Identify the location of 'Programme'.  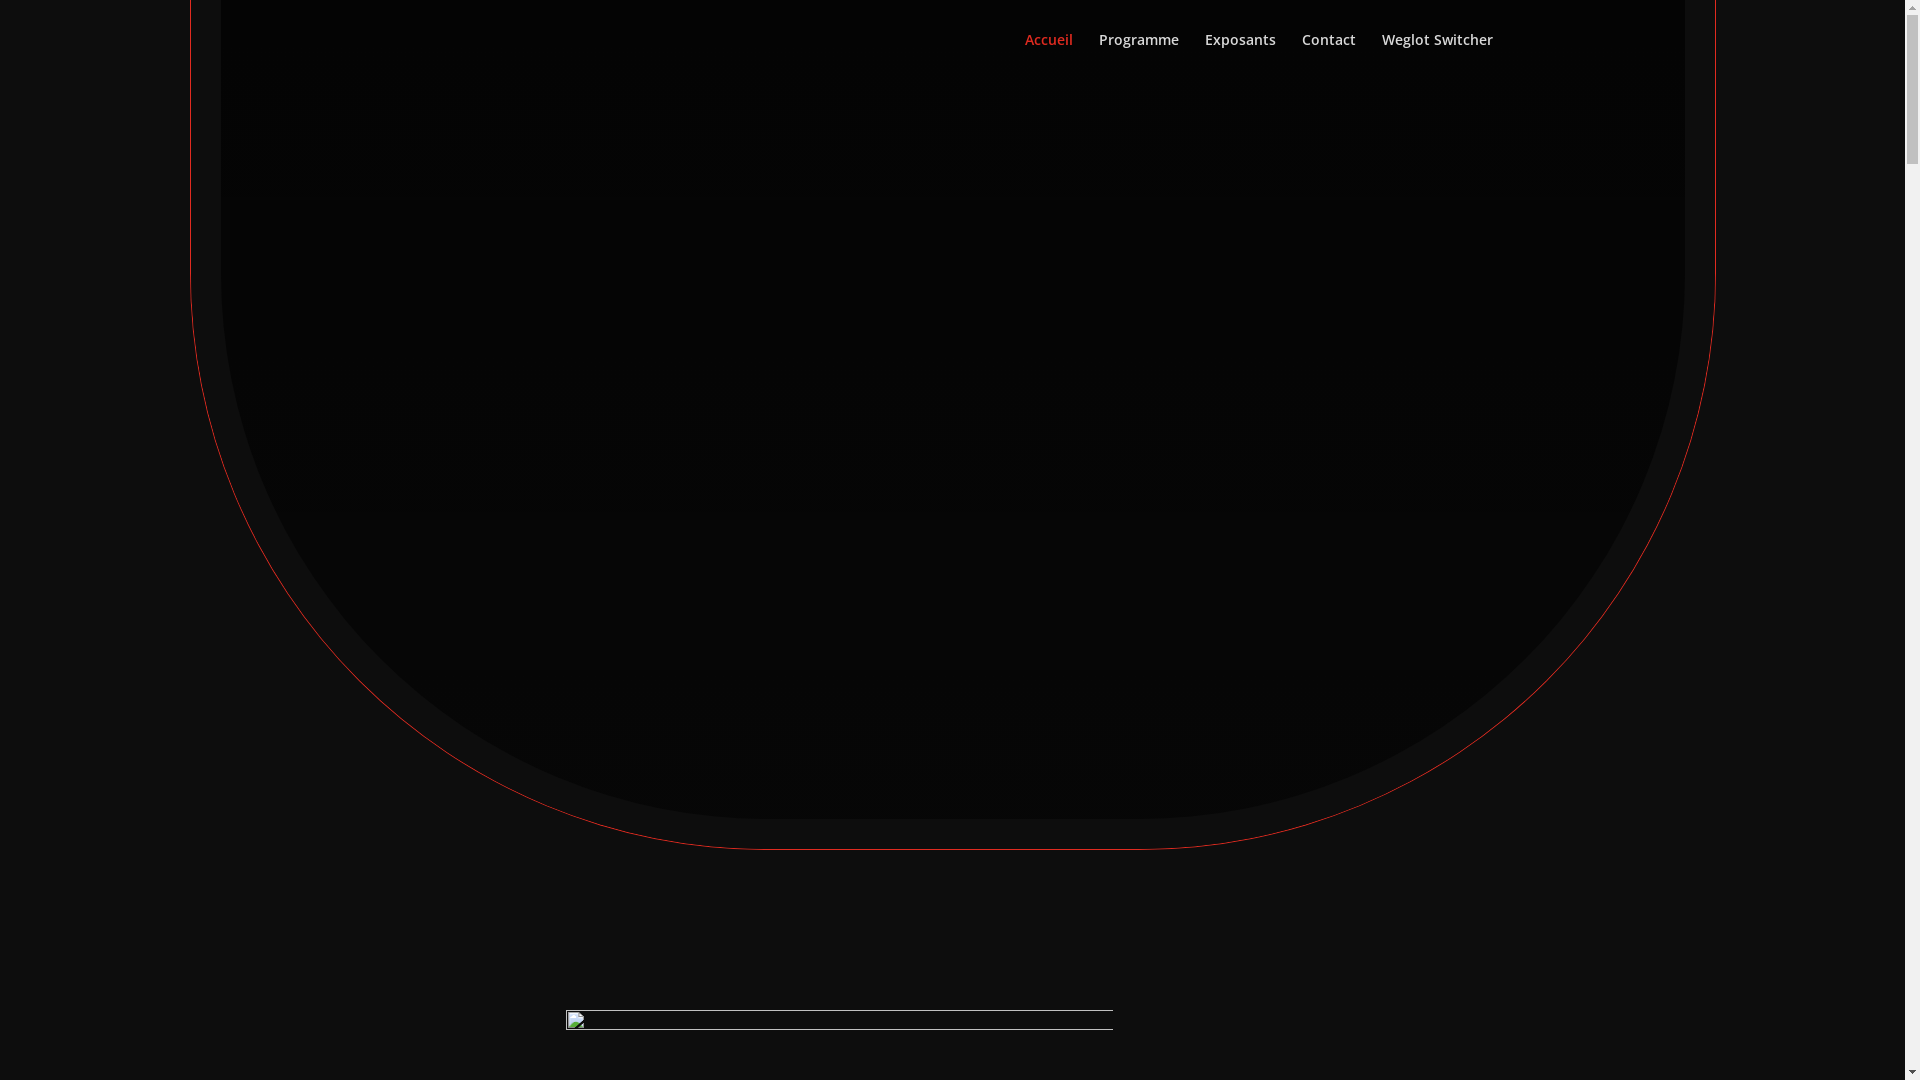
(1137, 55).